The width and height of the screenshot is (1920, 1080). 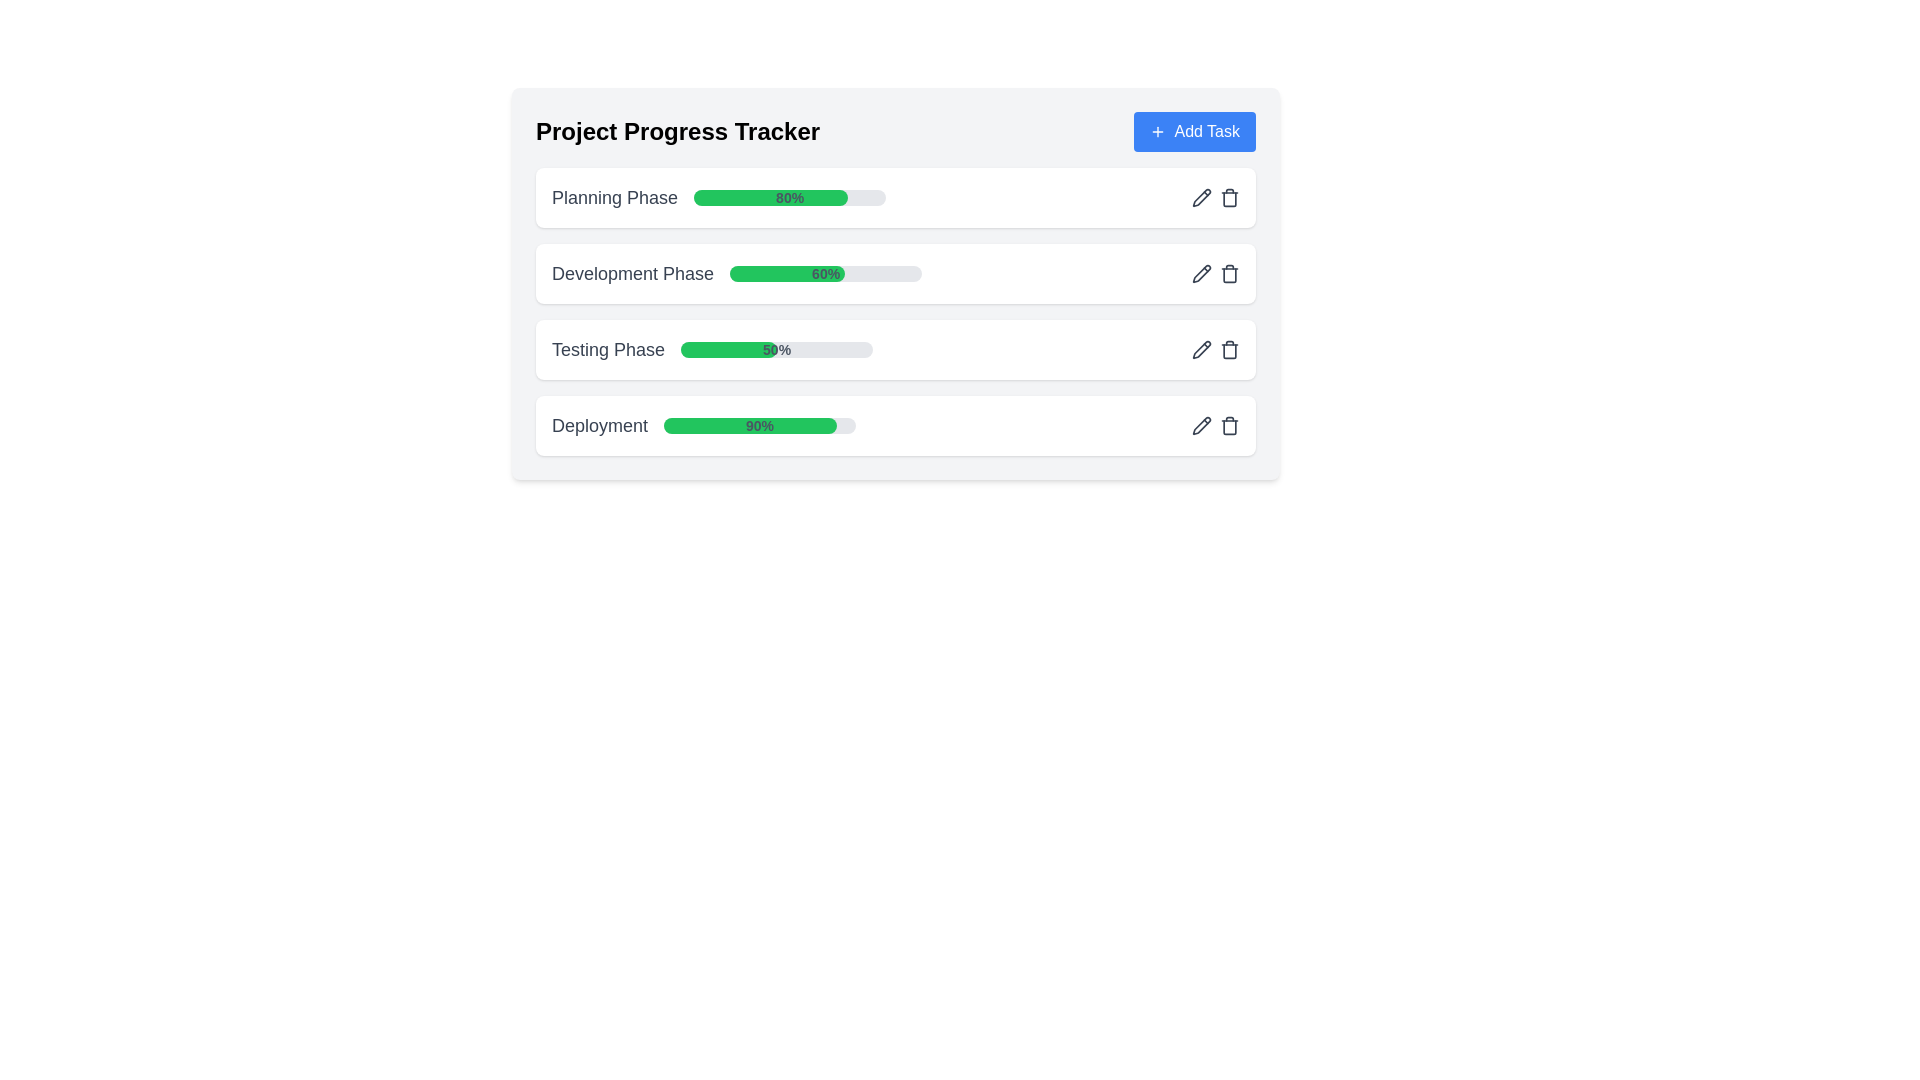 I want to click on the edit icon resembling a pencil in the right column of the 'Planning Phase' row to initiate edit mode, so click(x=1200, y=196).